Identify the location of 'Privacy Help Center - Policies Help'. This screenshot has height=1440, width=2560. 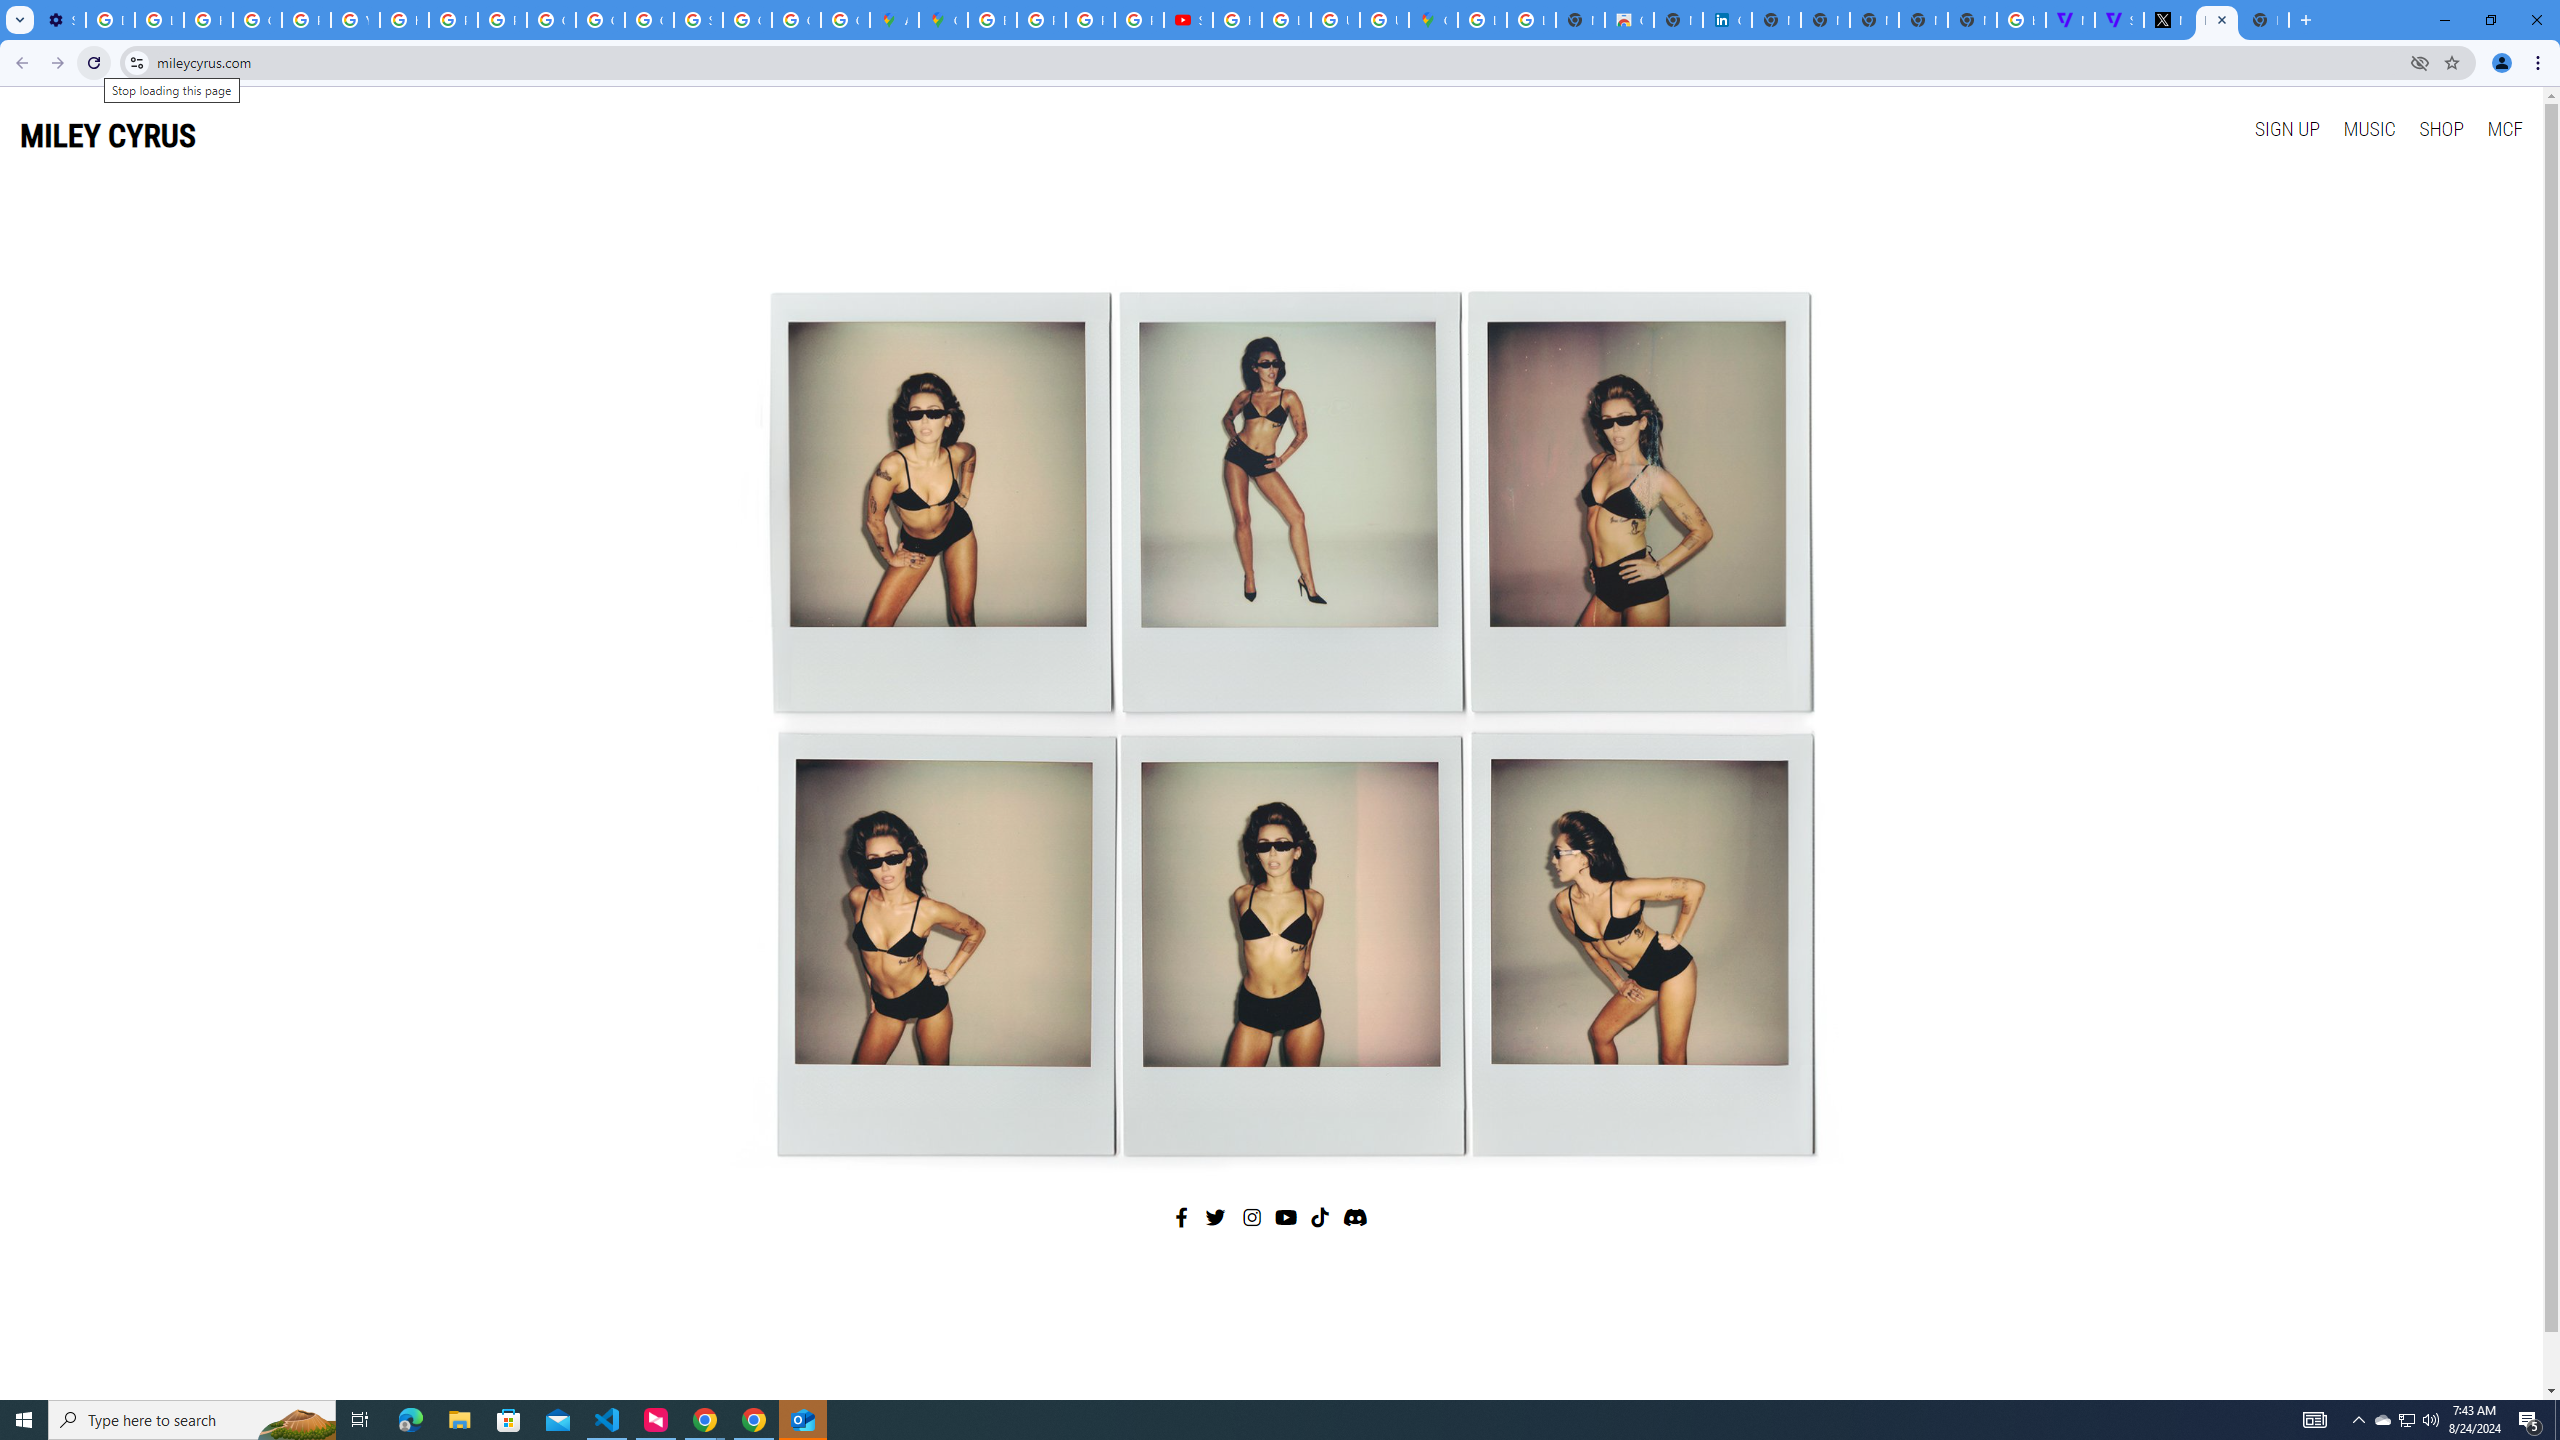
(306, 19).